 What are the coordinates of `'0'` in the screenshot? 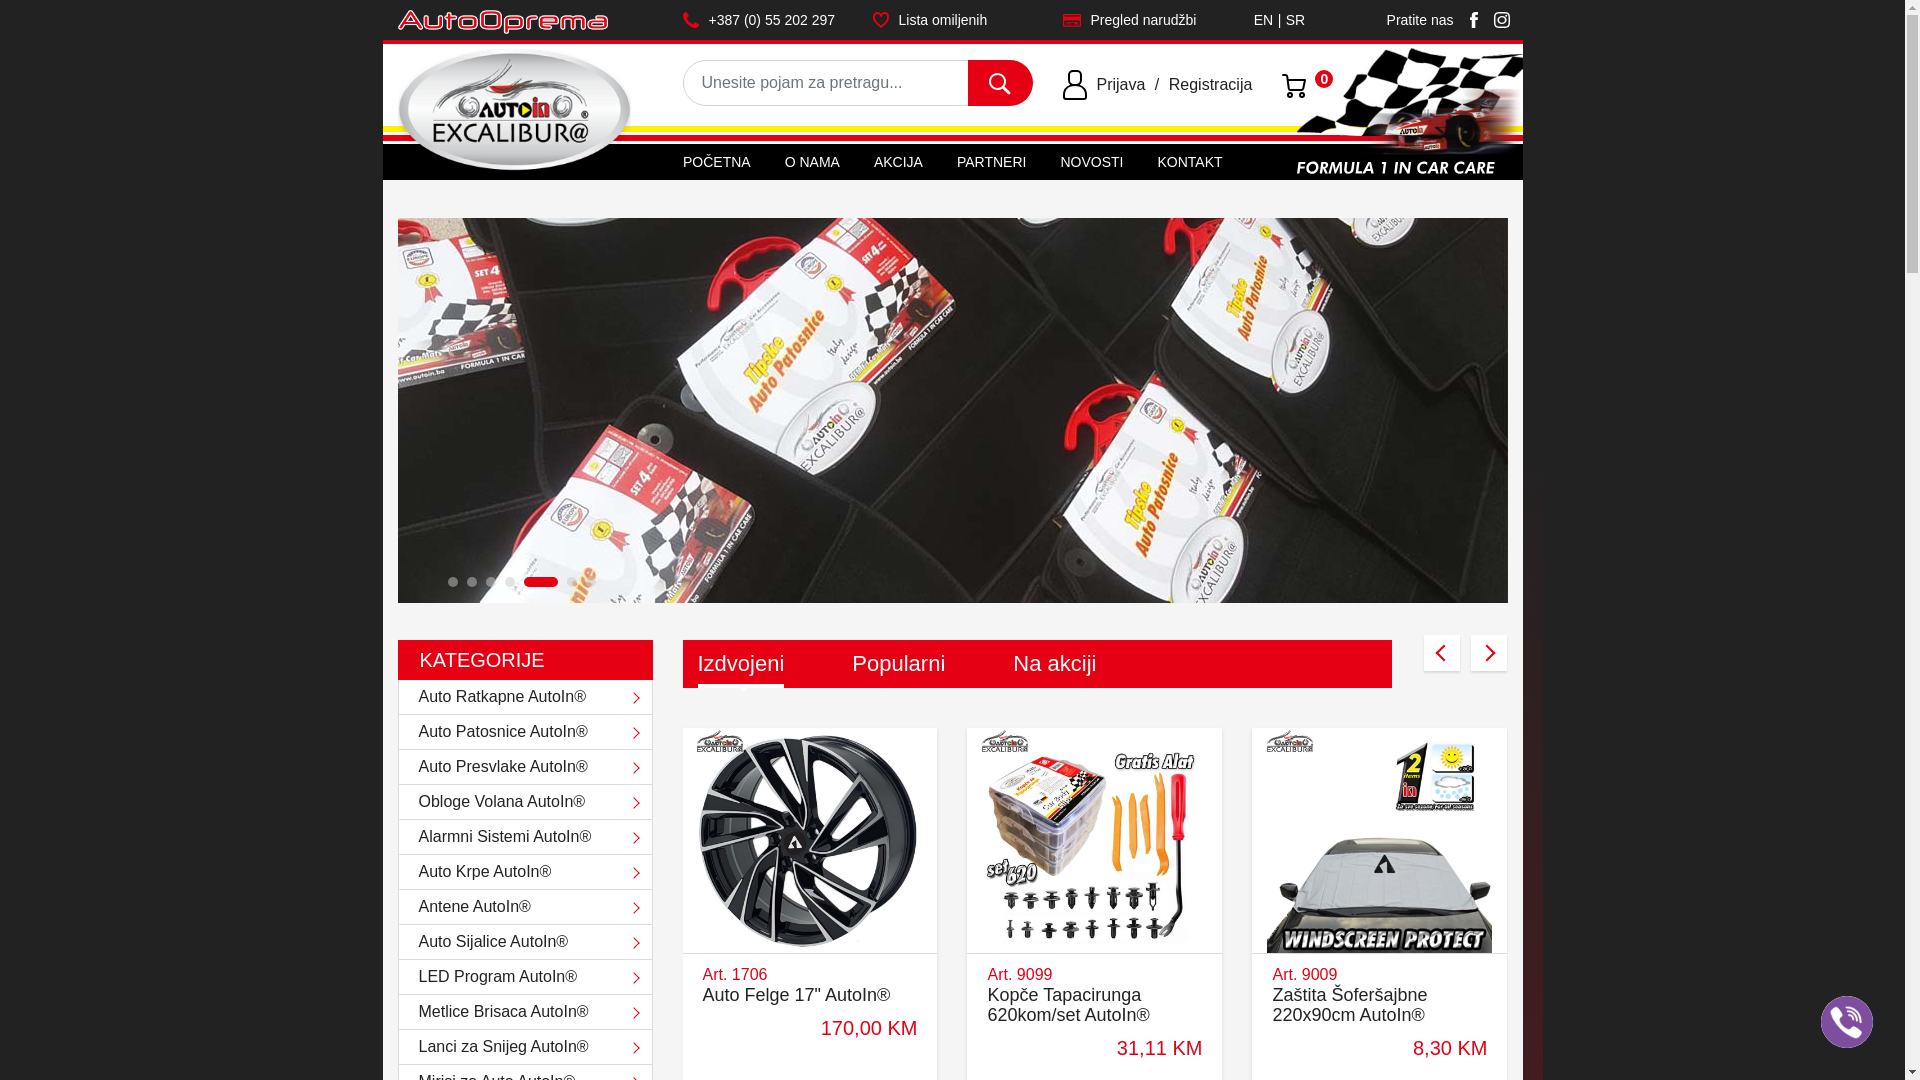 It's located at (1296, 83).